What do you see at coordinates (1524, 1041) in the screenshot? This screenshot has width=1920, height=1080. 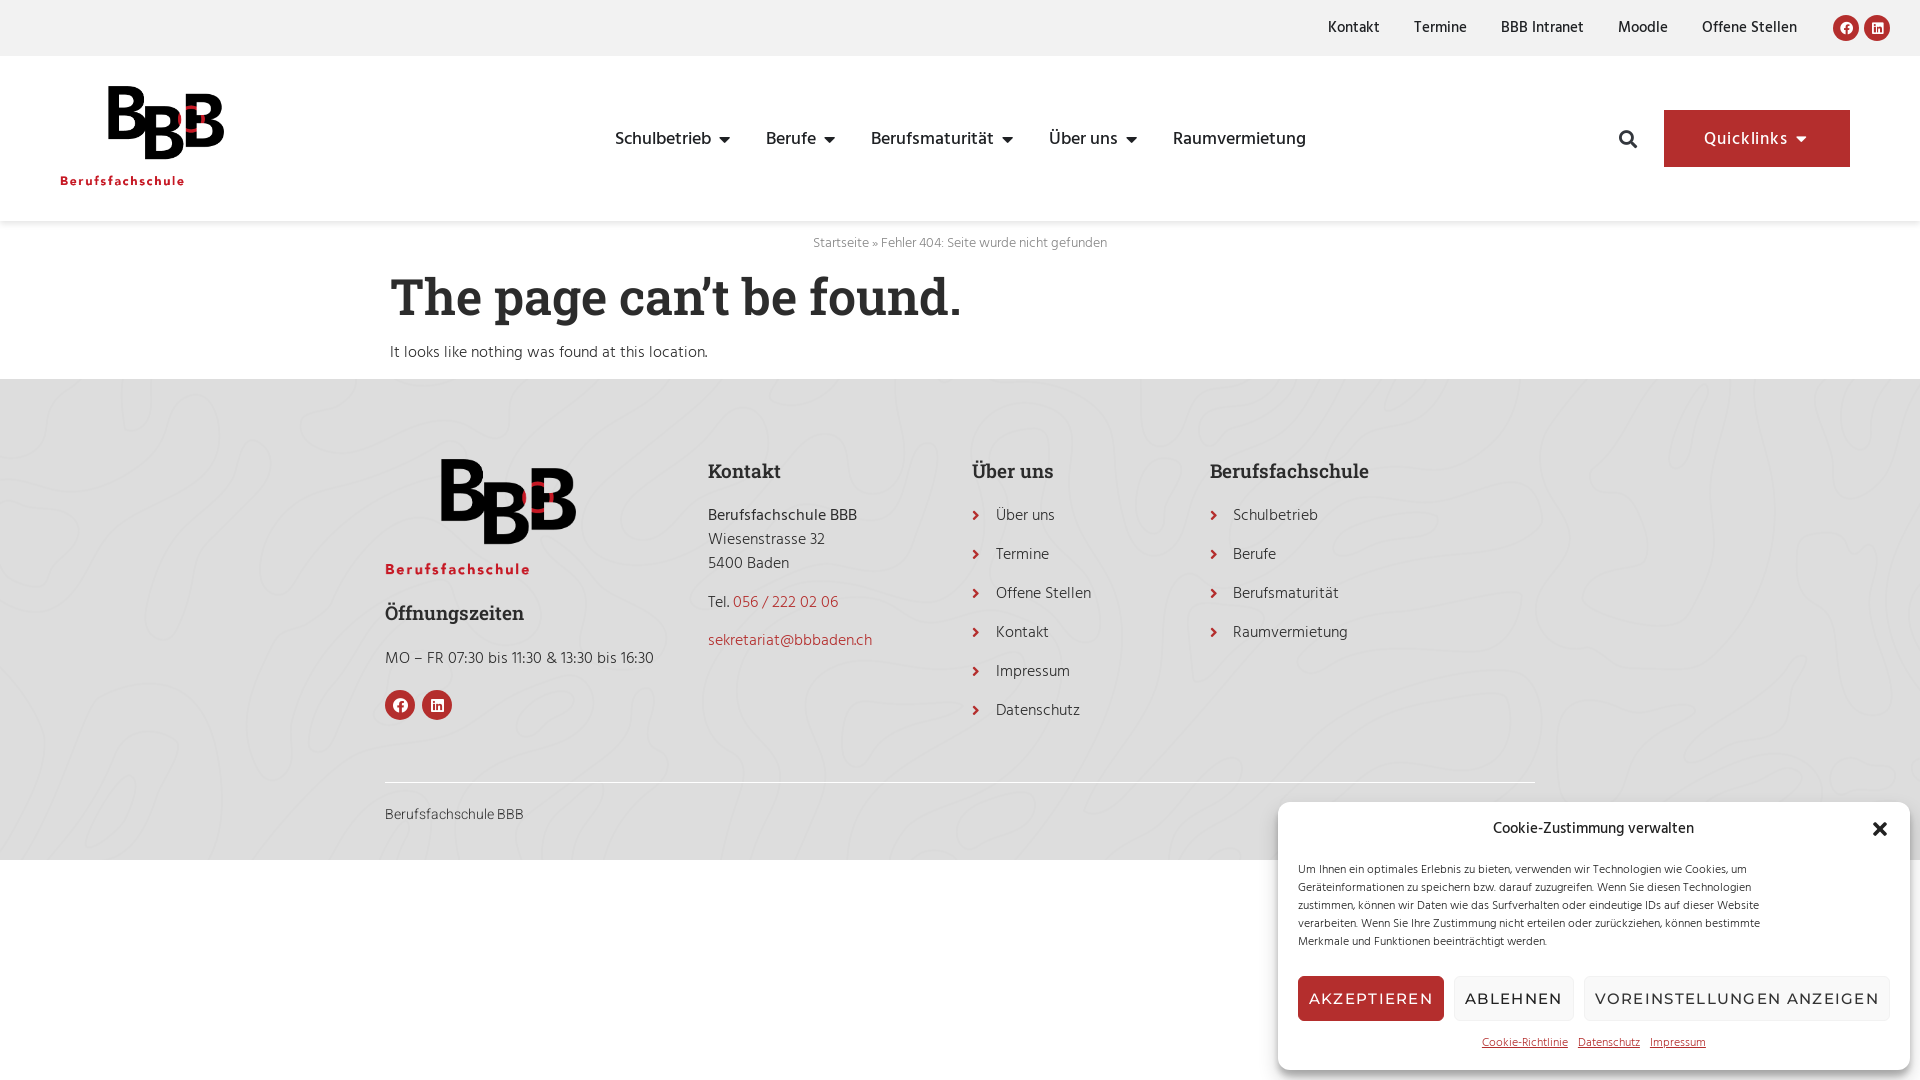 I see `'Cookie-Richtlinie'` at bounding box center [1524, 1041].